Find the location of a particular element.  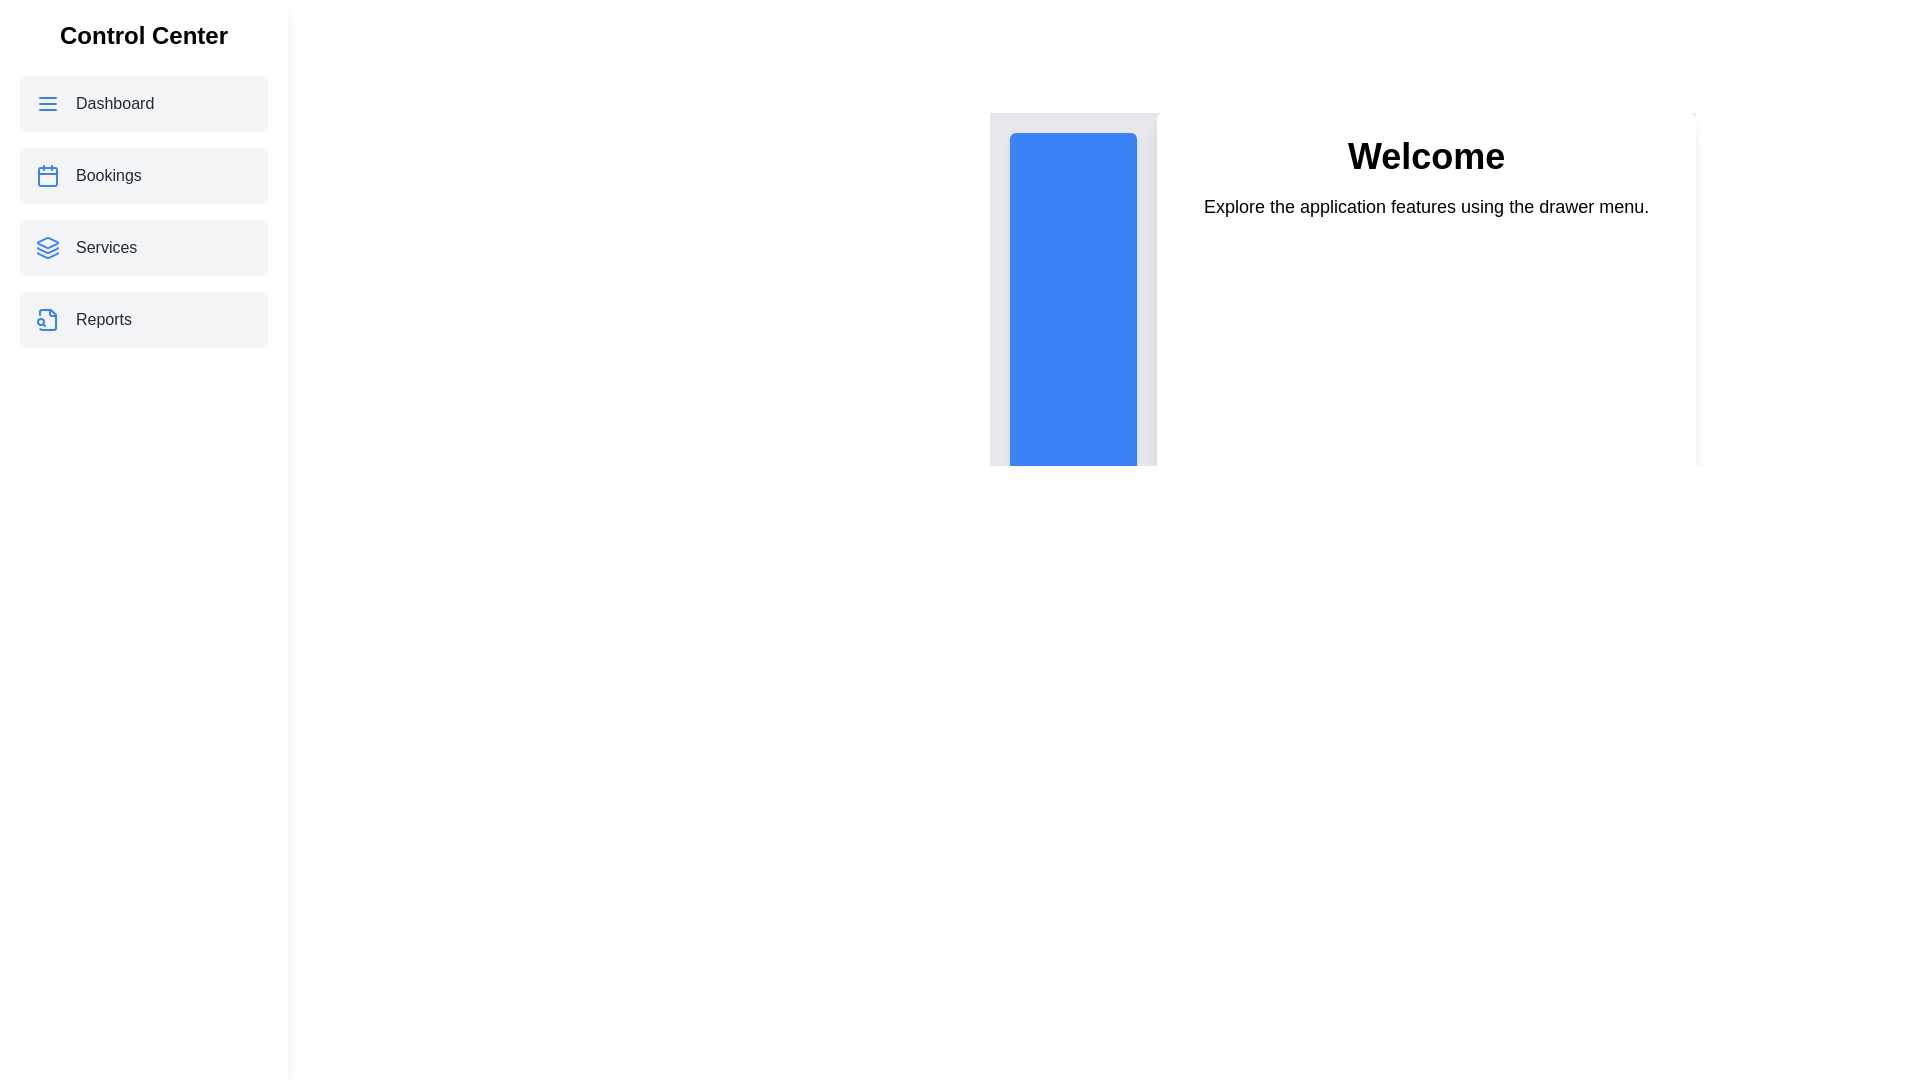

the menu item Bookings is located at coordinates (143, 175).